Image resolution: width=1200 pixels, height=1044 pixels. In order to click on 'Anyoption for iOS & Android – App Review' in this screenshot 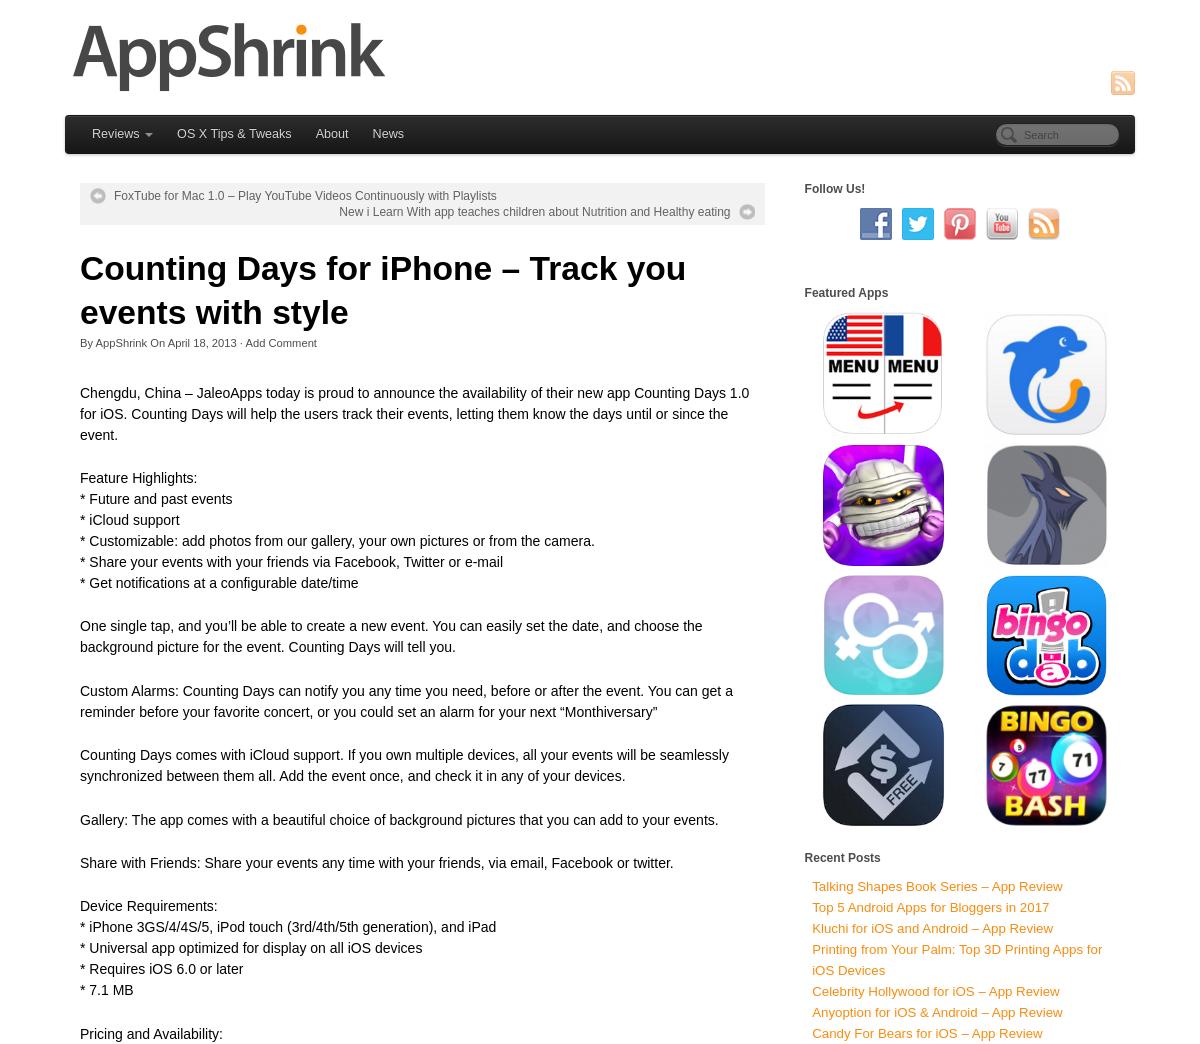, I will do `click(936, 1012)`.